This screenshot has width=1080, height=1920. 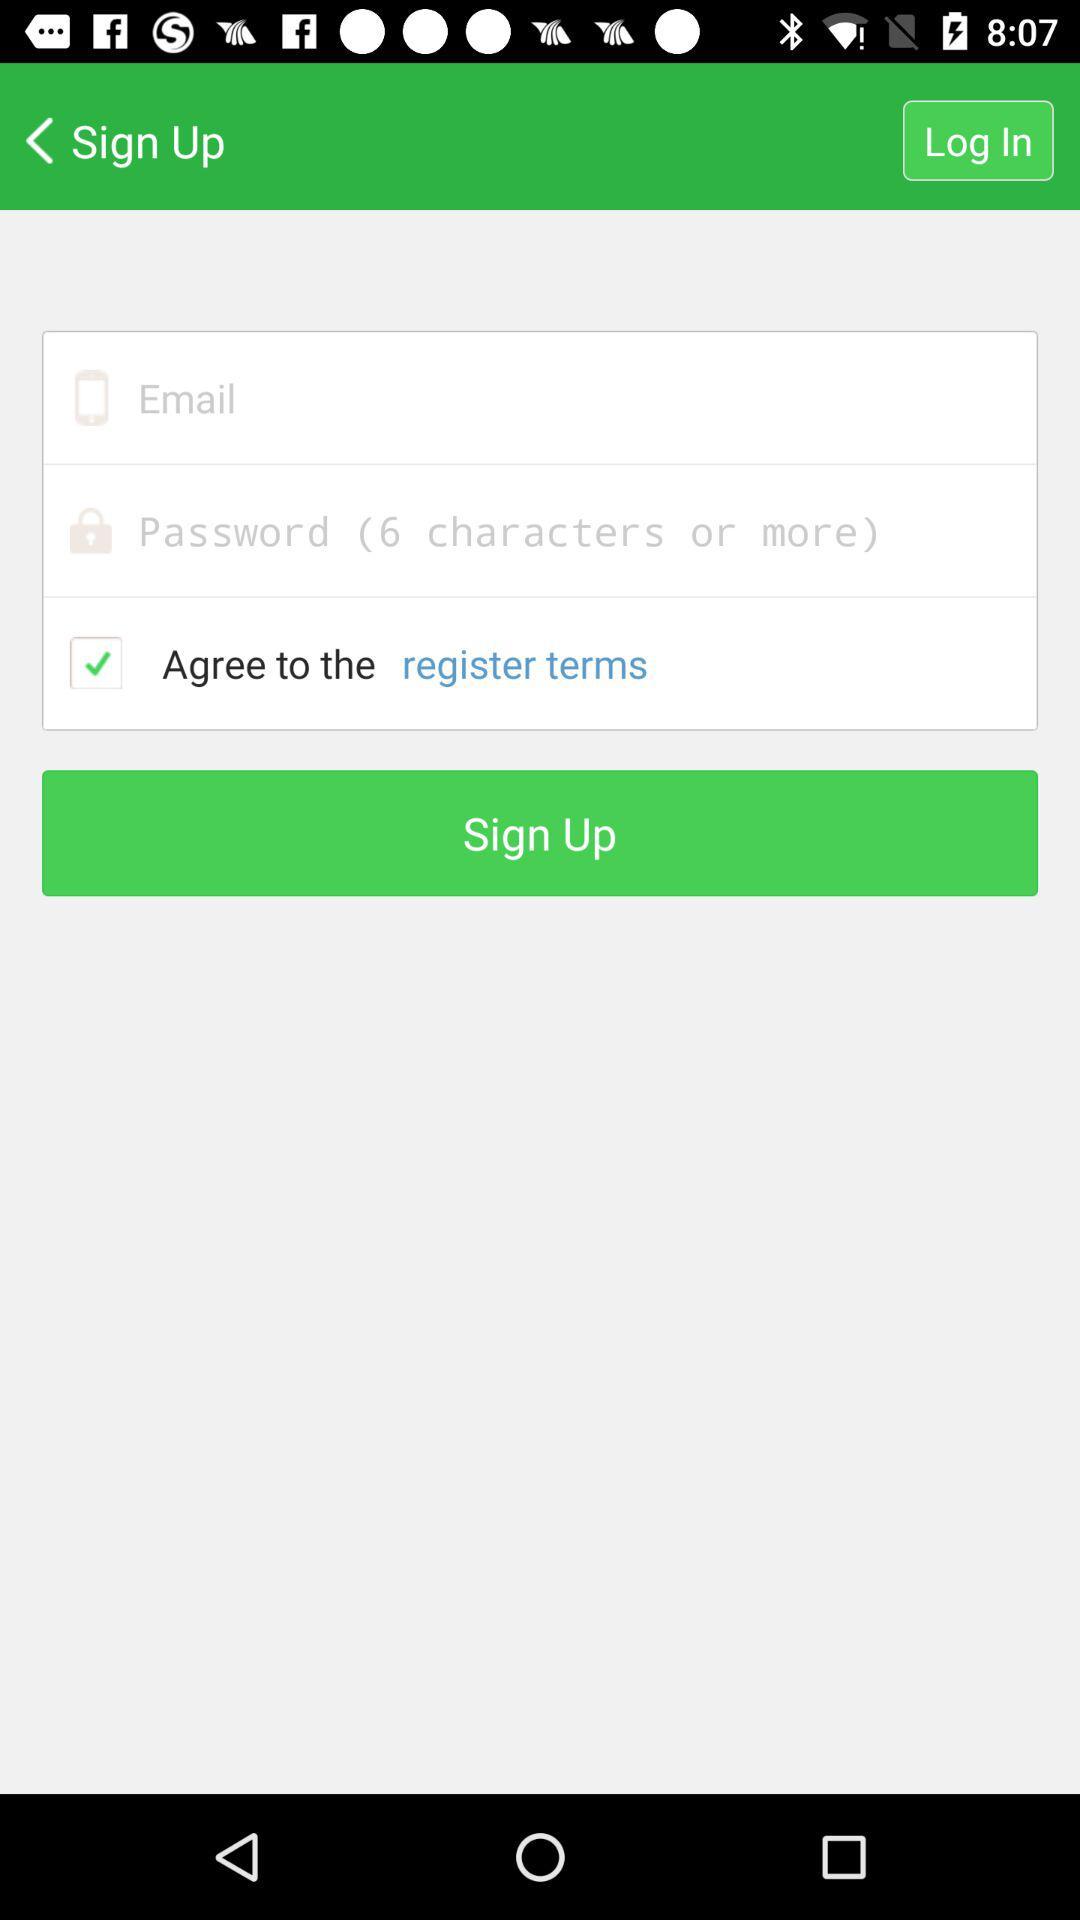 What do you see at coordinates (977, 139) in the screenshot?
I see `the icon next to the sign up icon` at bounding box center [977, 139].